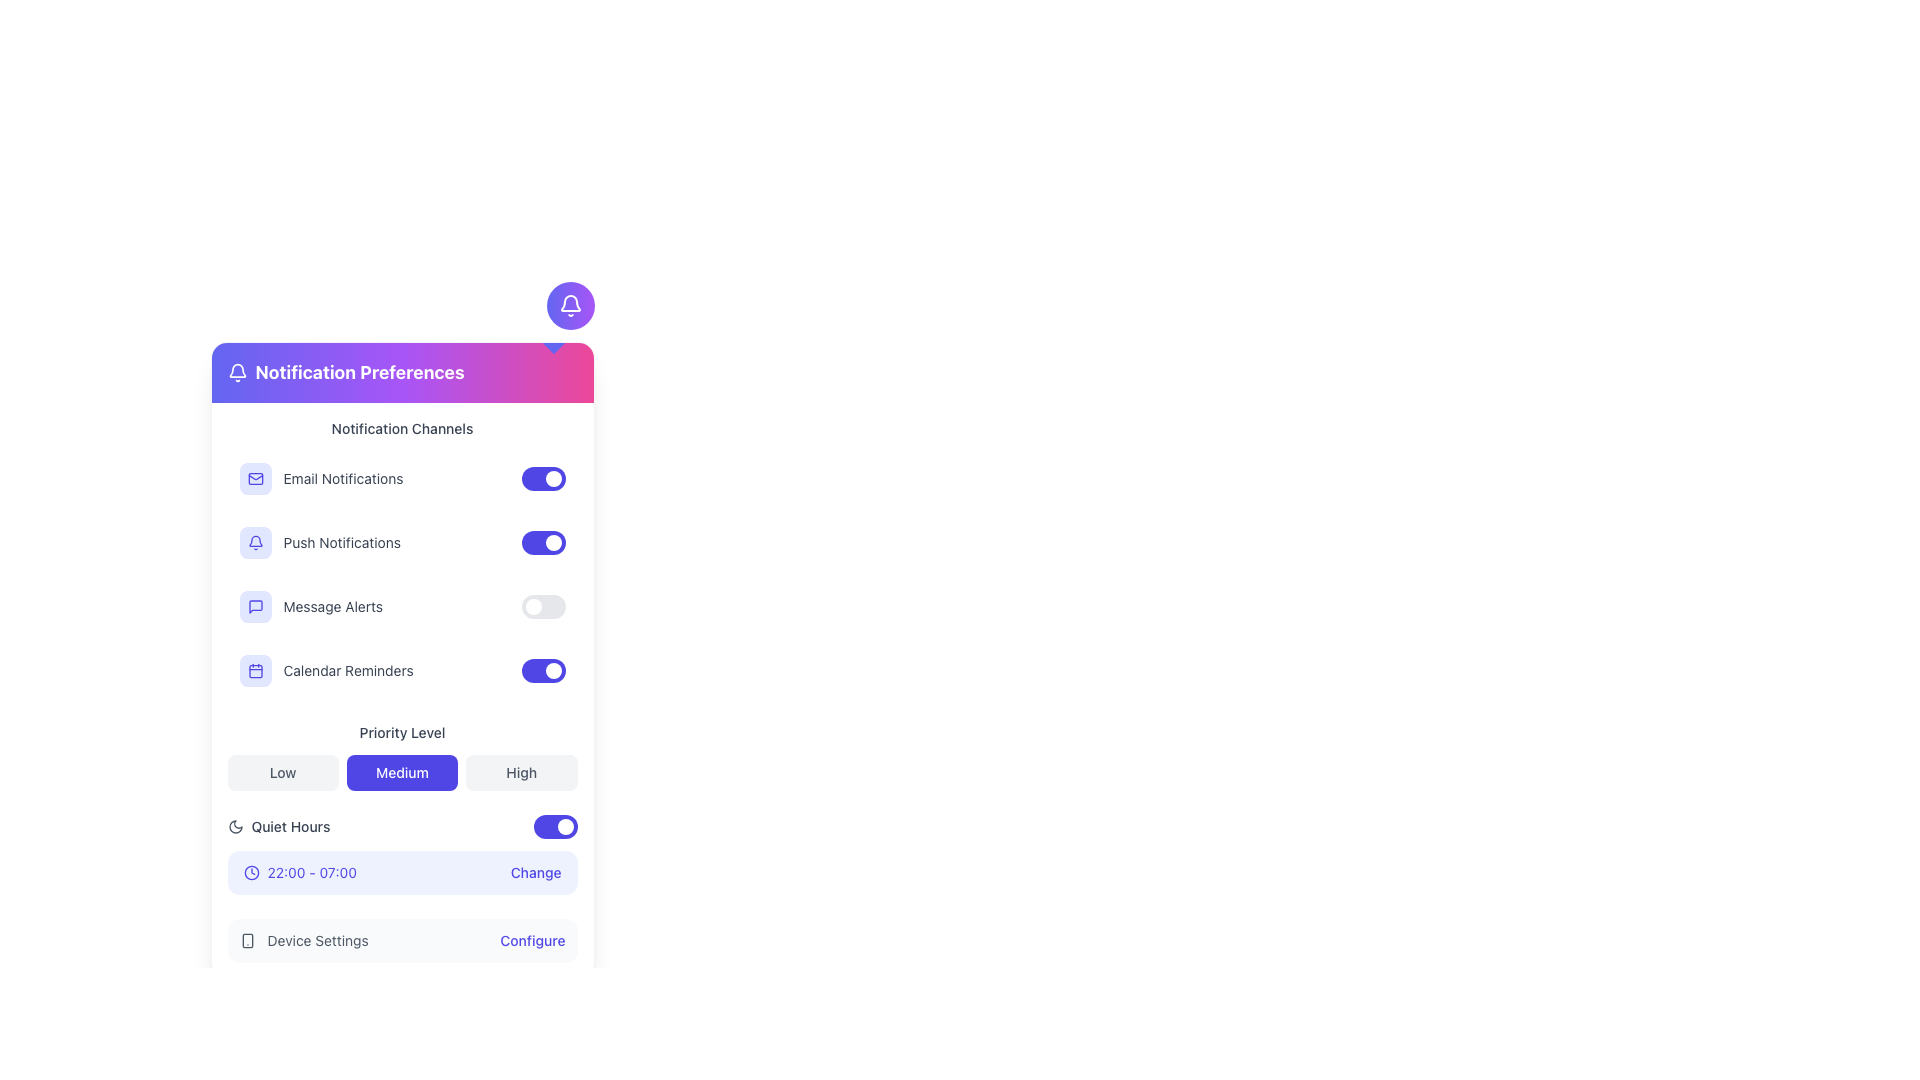  What do you see at coordinates (401, 671) in the screenshot?
I see `the toggle switch on the 'Calendar Reminders' Toggleable List Item` at bounding box center [401, 671].